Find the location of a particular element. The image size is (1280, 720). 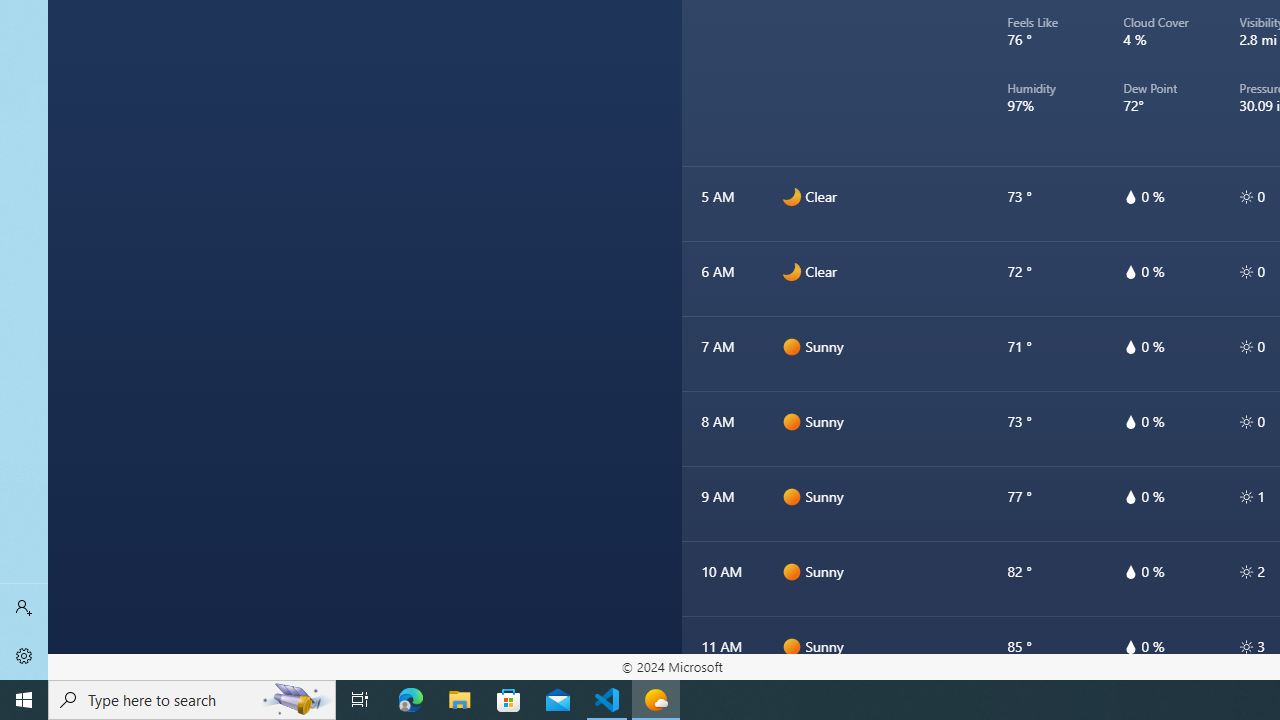

'Start' is located at coordinates (24, 698).